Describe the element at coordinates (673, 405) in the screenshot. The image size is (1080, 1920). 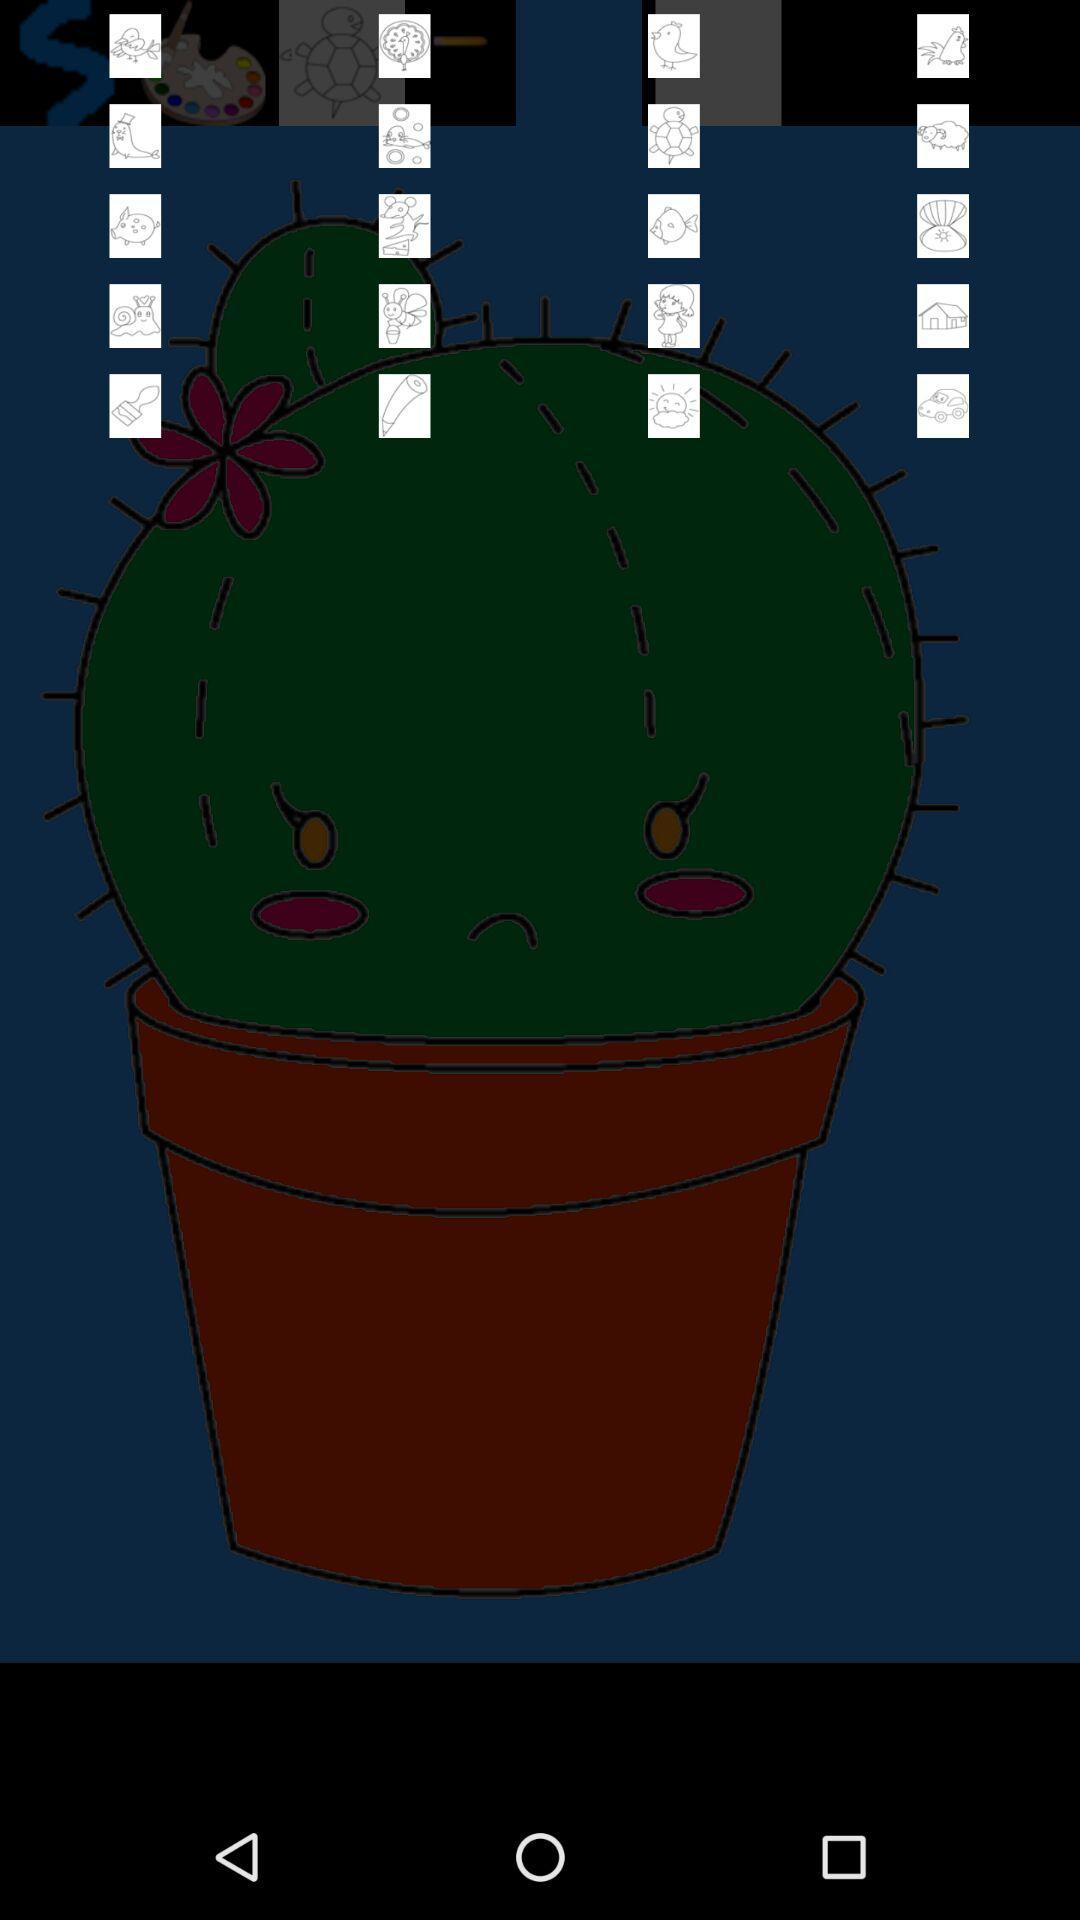
I see `sticker` at that location.